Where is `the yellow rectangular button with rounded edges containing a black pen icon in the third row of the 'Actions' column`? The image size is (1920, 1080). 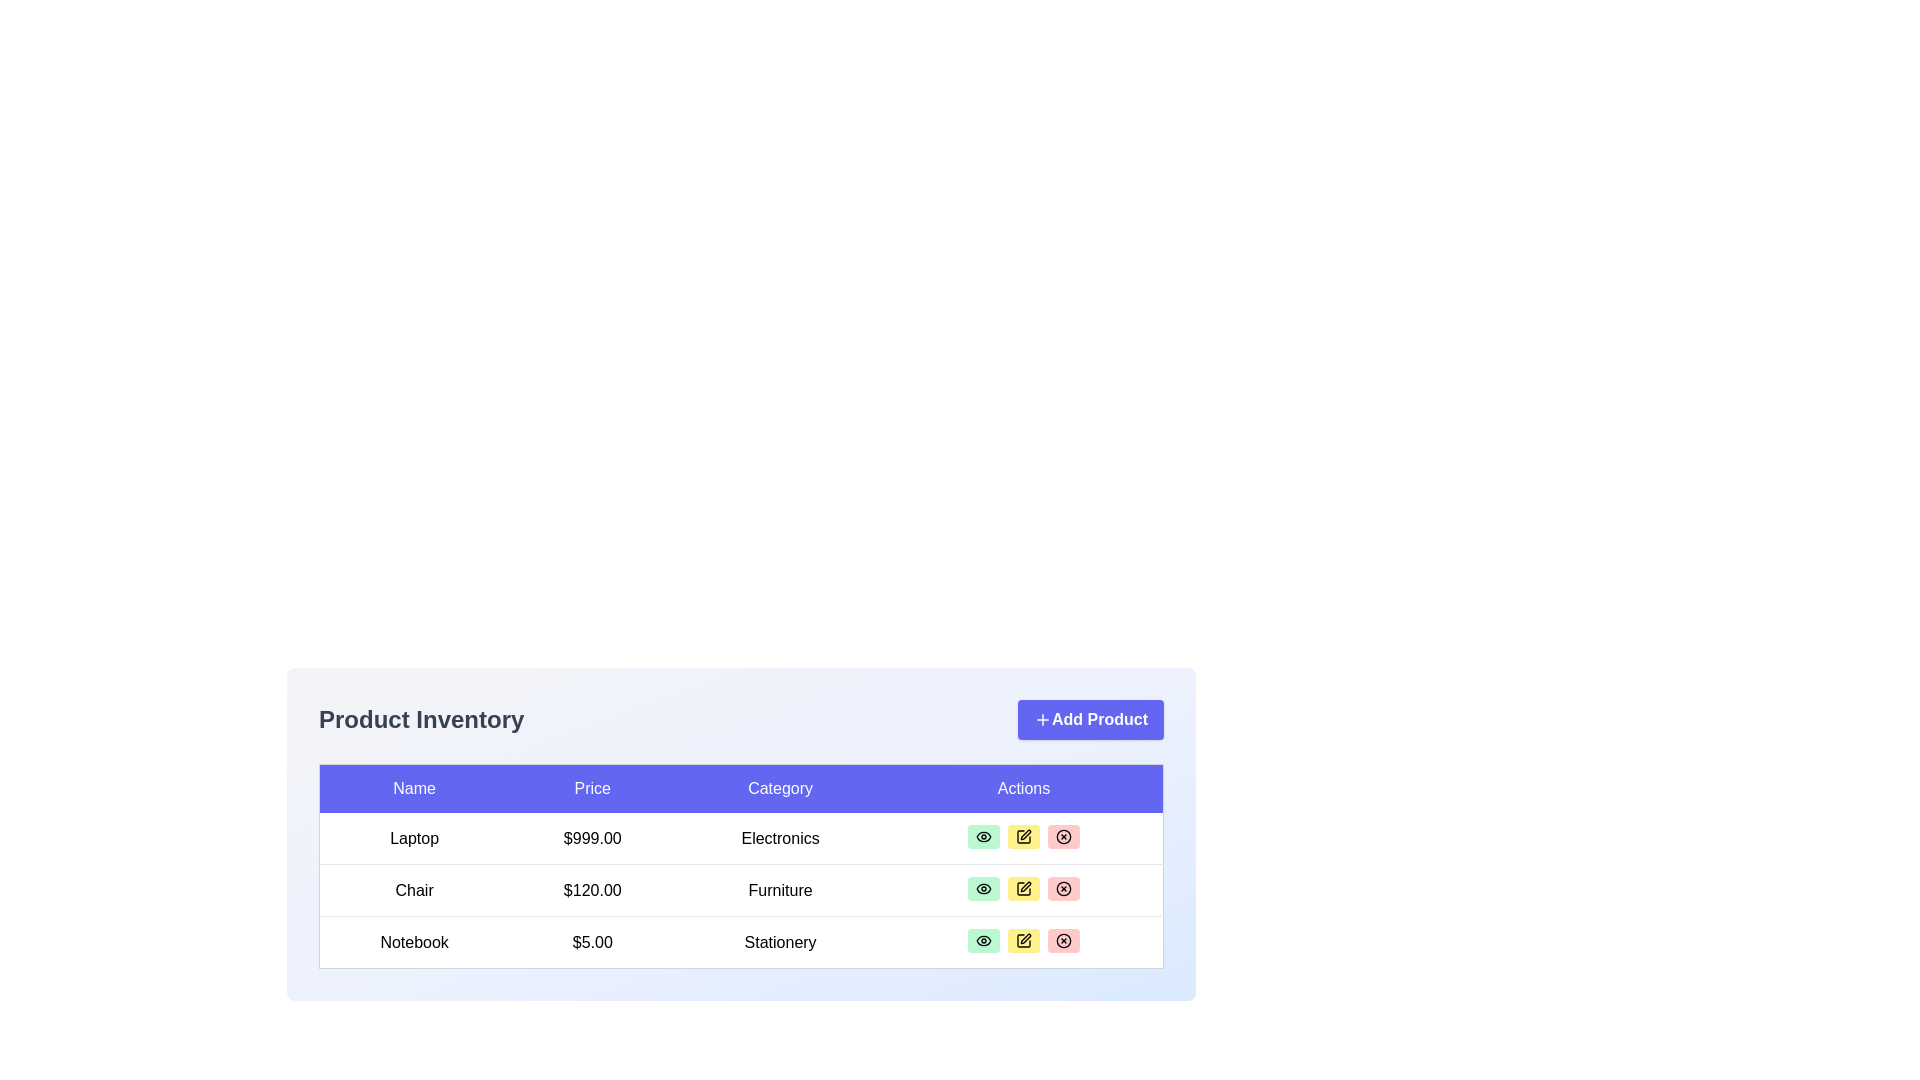
the yellow rectangular button with rounded edges containing a black pen icon in the third row of the 'Actions' column is located at coordinates (1023, 887).